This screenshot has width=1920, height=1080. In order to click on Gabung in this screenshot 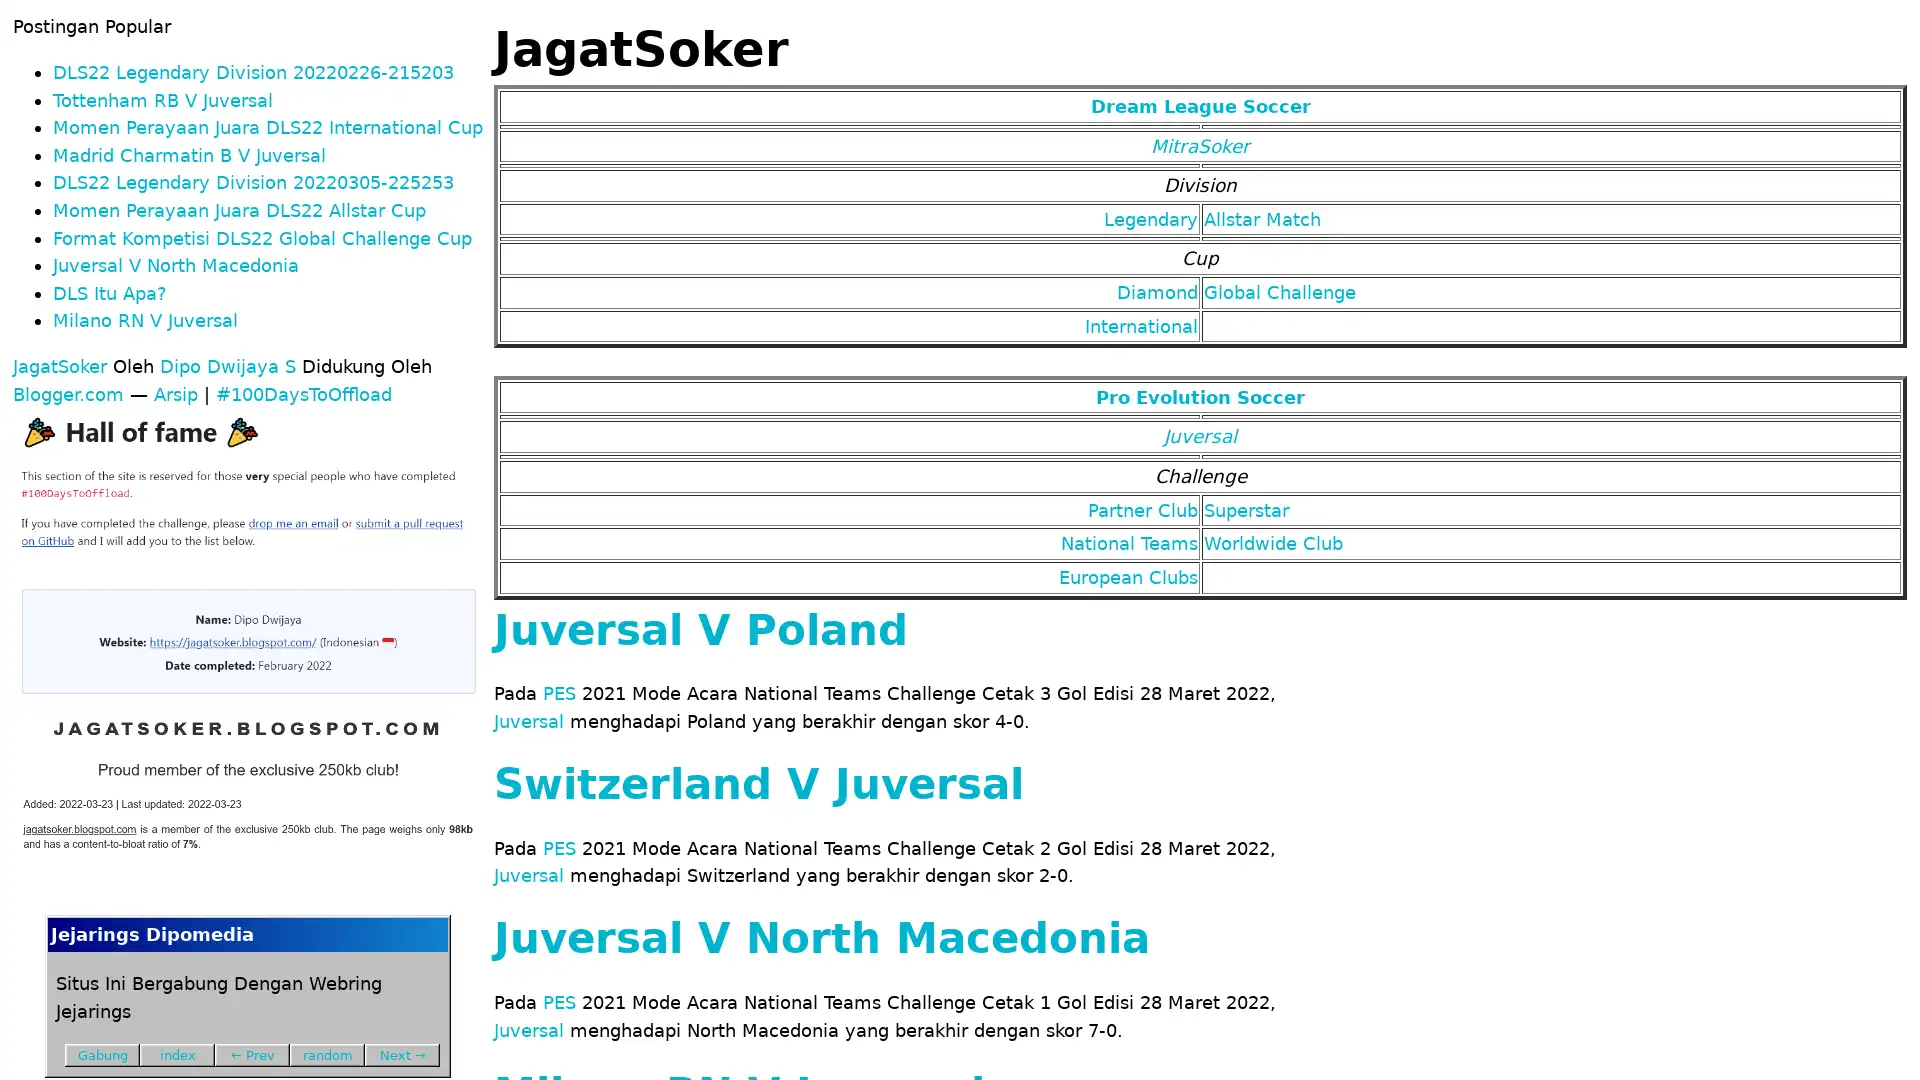, I will do `click(101, 1053)`.